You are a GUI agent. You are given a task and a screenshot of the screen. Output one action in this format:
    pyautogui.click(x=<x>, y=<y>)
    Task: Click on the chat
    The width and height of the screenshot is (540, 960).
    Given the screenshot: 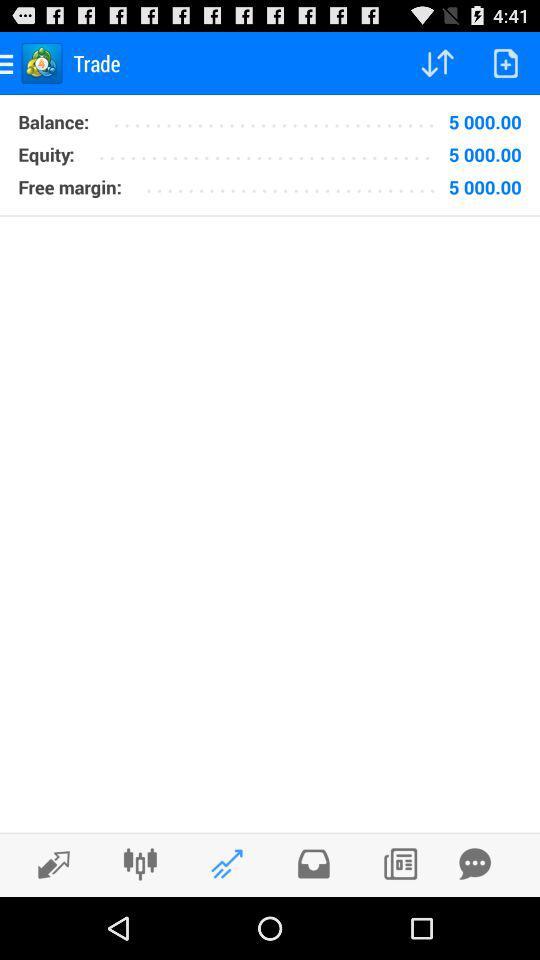 What is the action you would take?
    pyautogui.click(x=474, y=863)
    